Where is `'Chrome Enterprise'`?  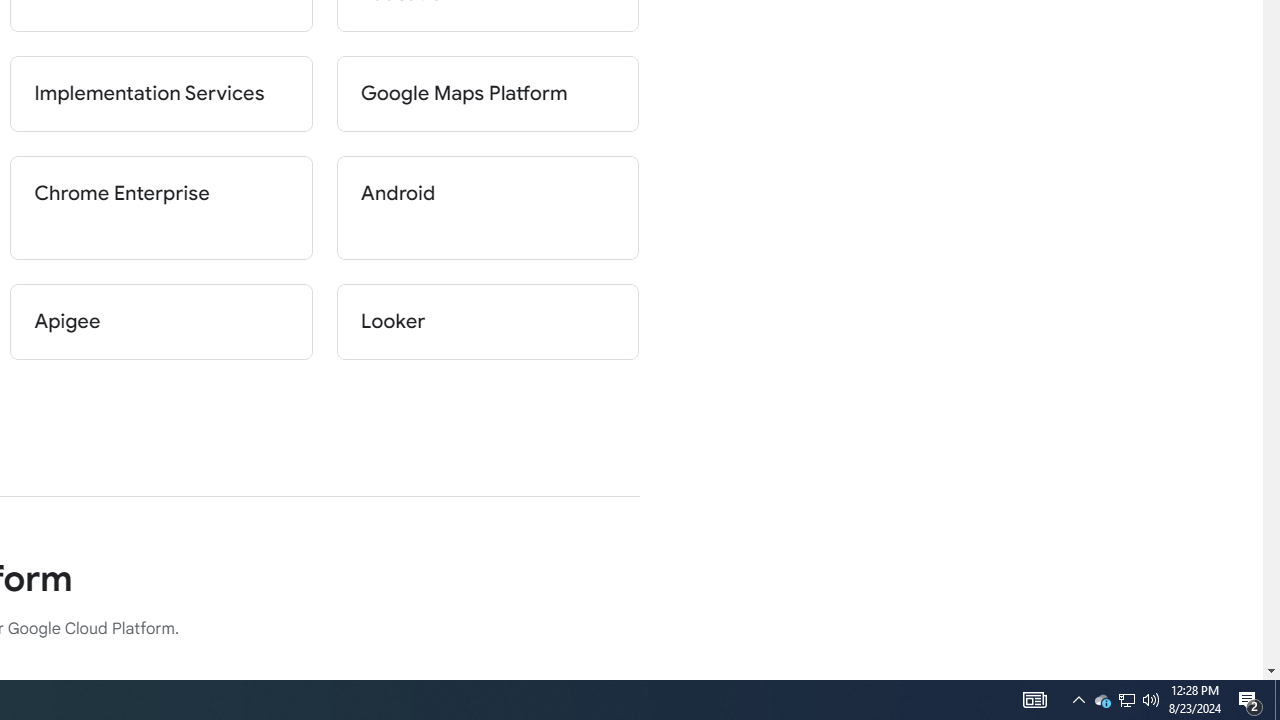 'Chrome Enterprise' is located at coordinates (161, 208).